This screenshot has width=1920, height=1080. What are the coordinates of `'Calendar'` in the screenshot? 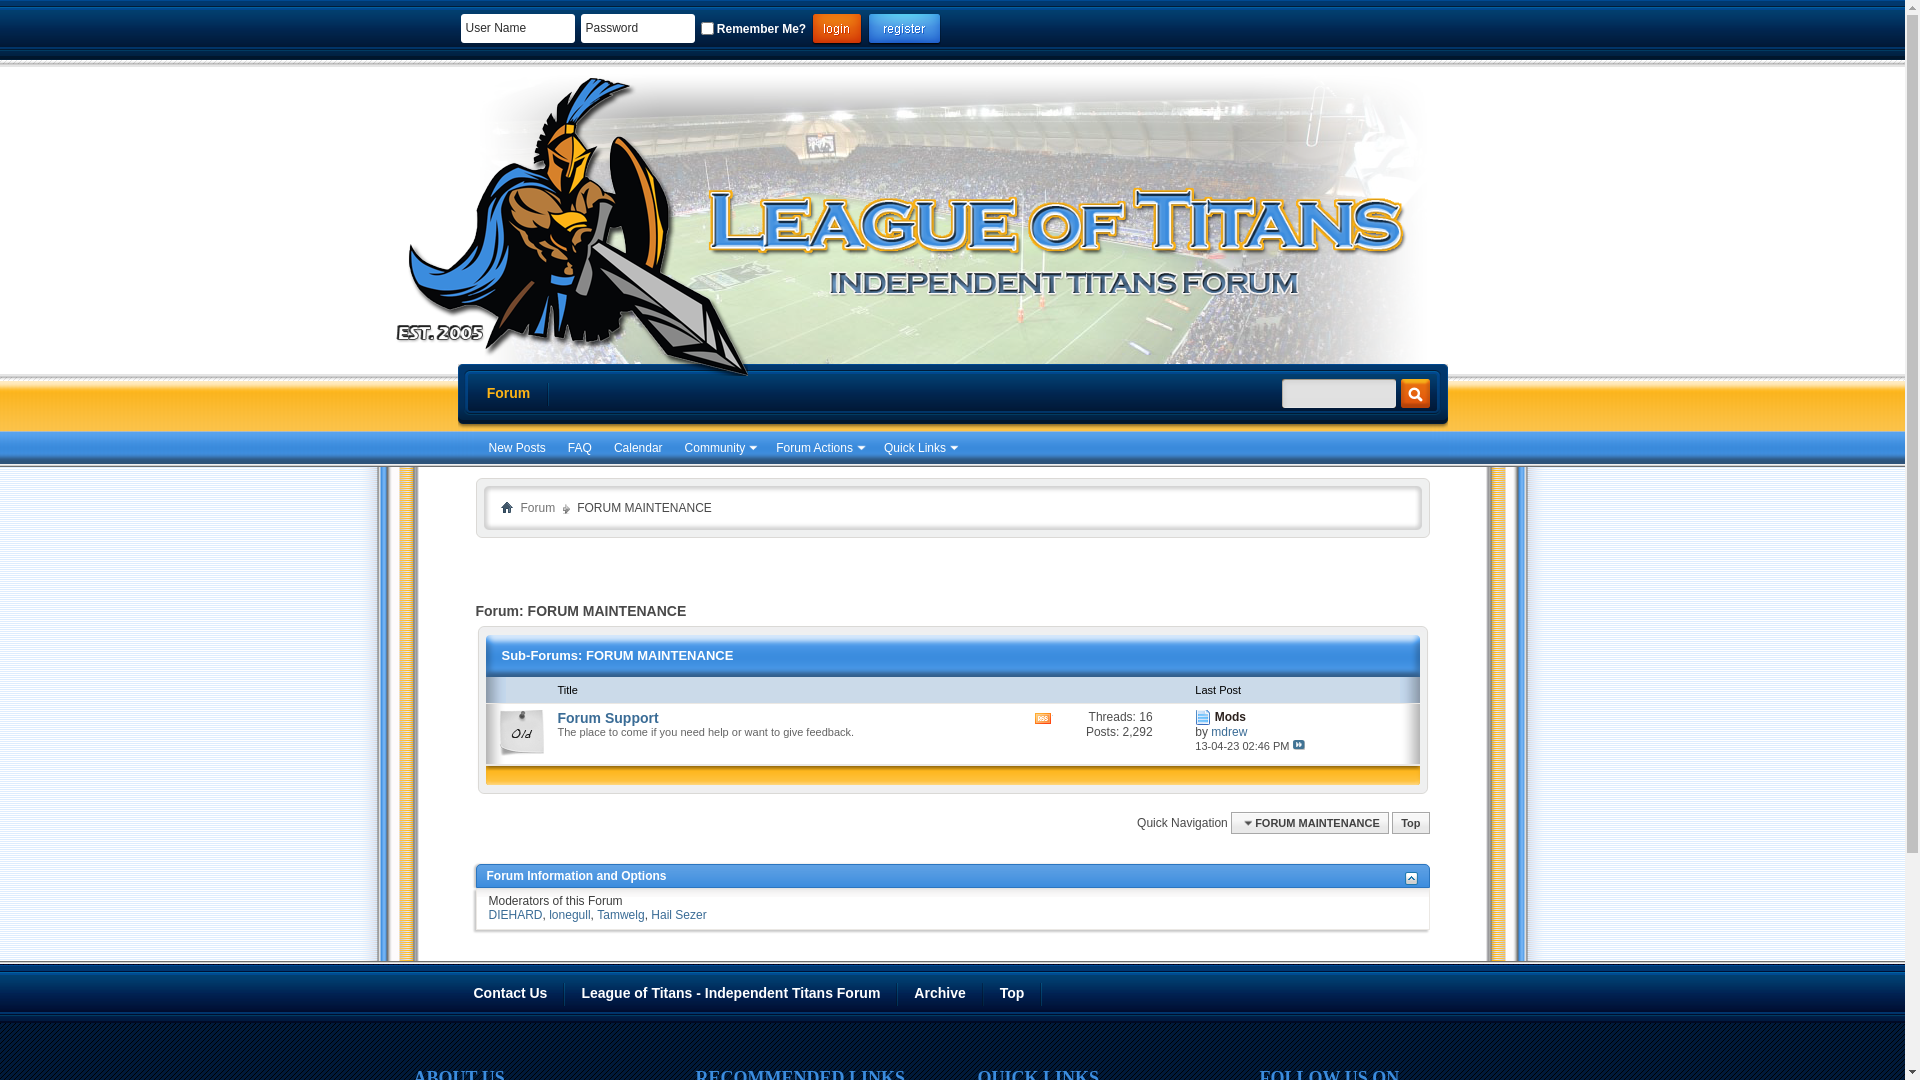 It's located at (637, 447).